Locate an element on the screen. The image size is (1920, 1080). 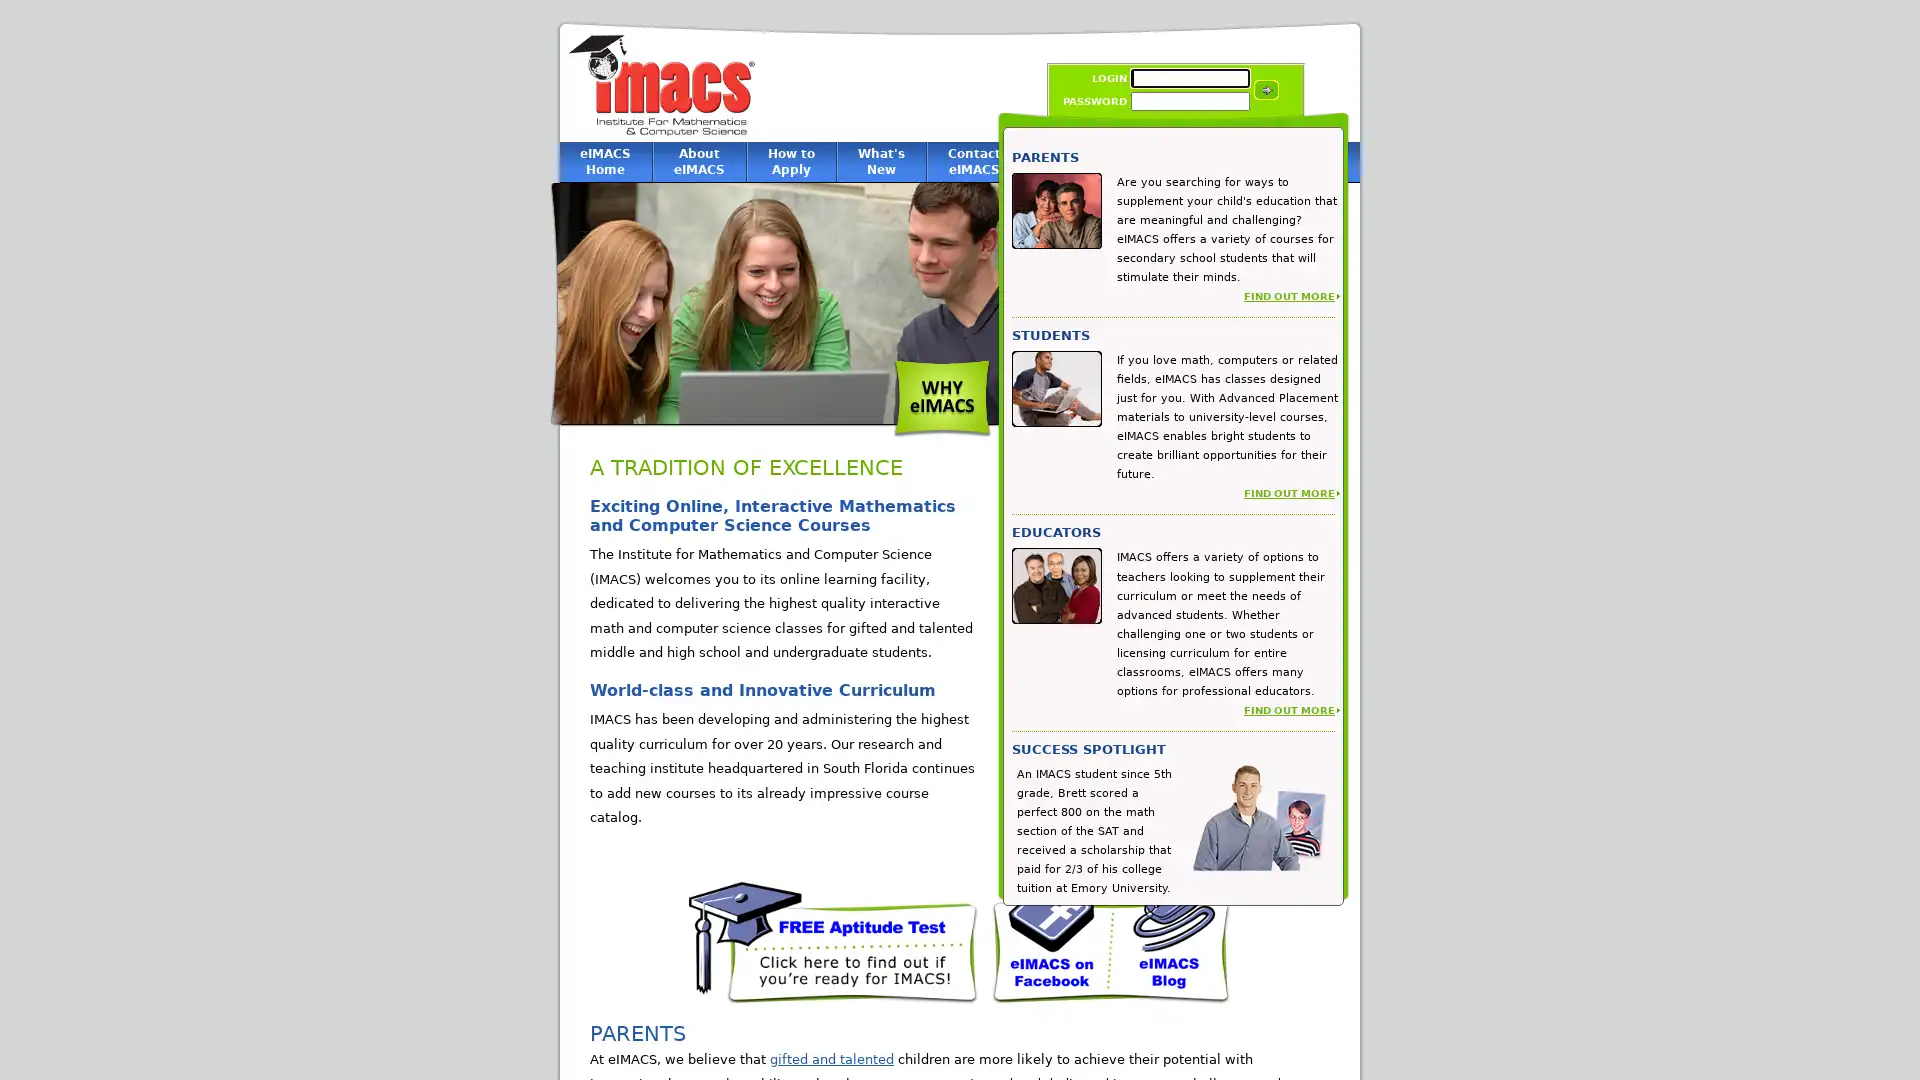
Go is located at coordinates (1265, 88).